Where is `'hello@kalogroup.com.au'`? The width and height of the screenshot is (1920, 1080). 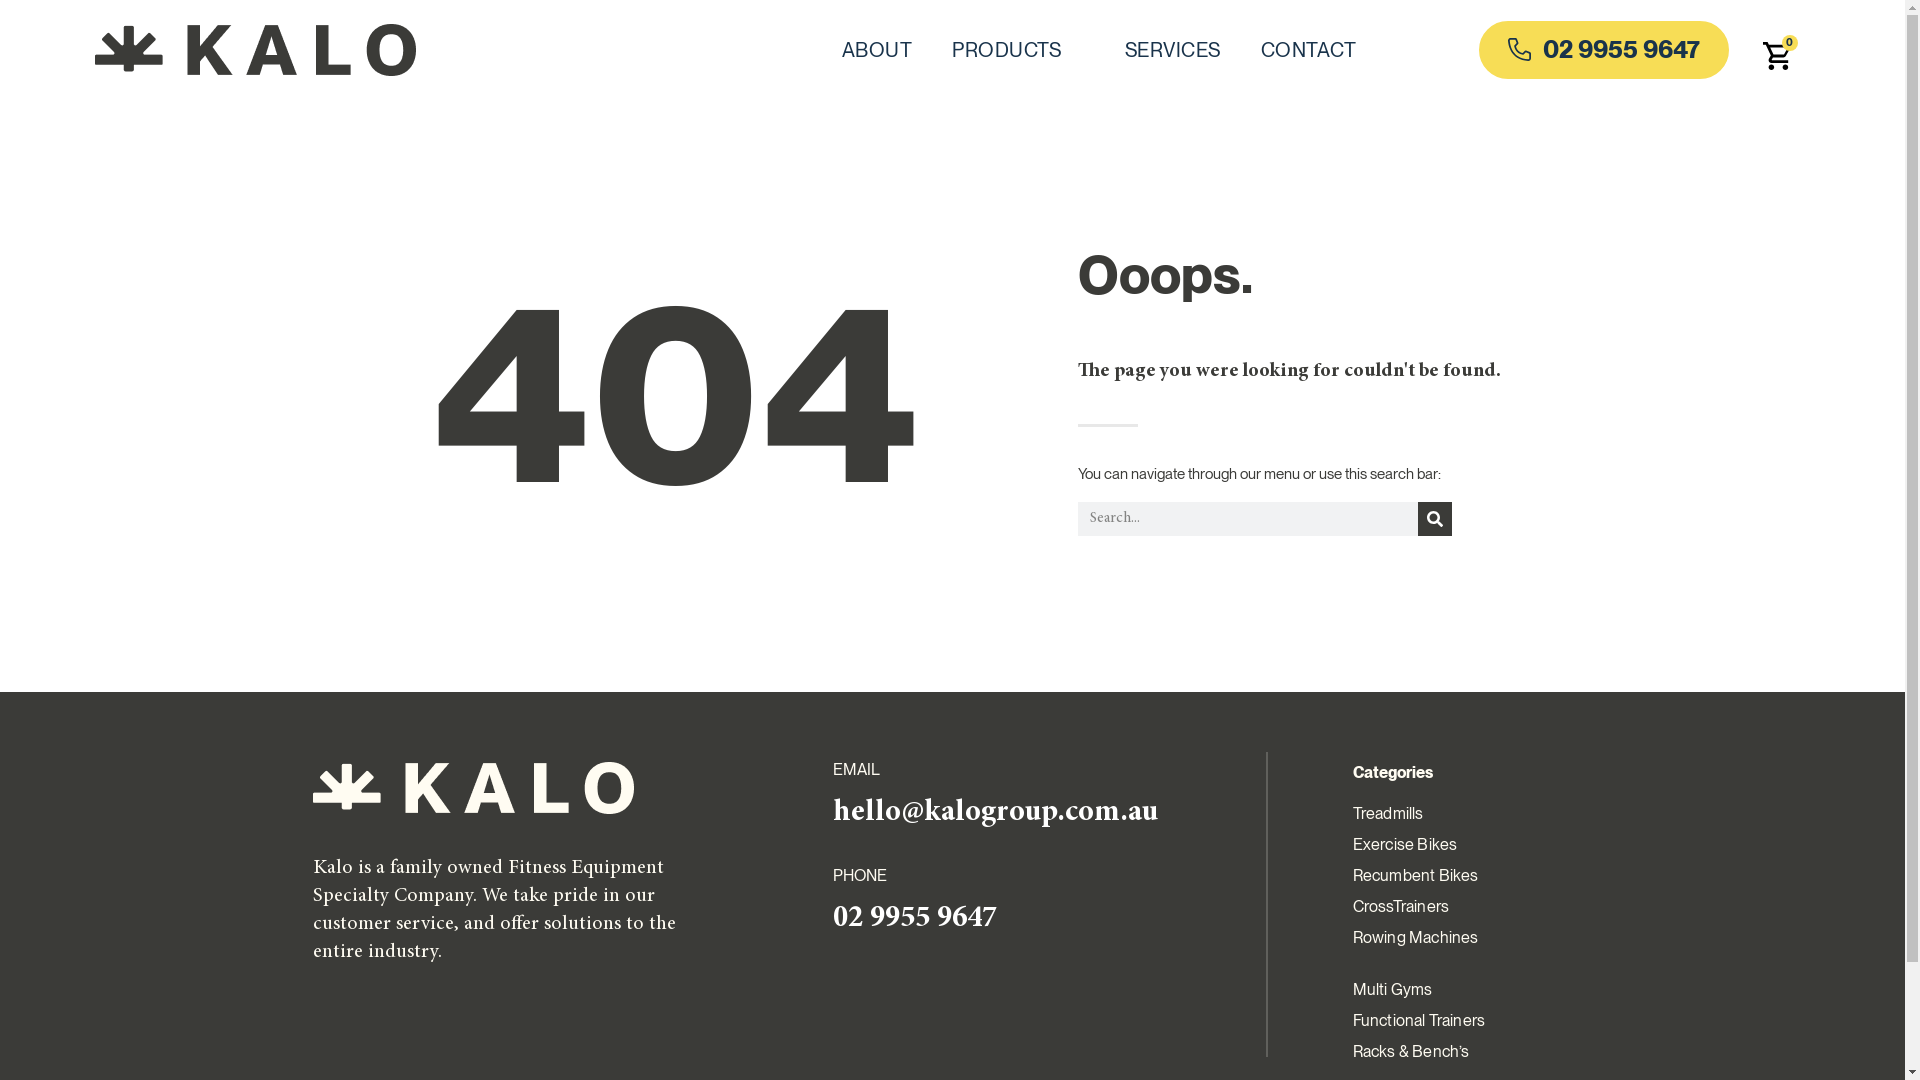 'hello@kalogroup.com.au' is located at coordinates (994, 813).